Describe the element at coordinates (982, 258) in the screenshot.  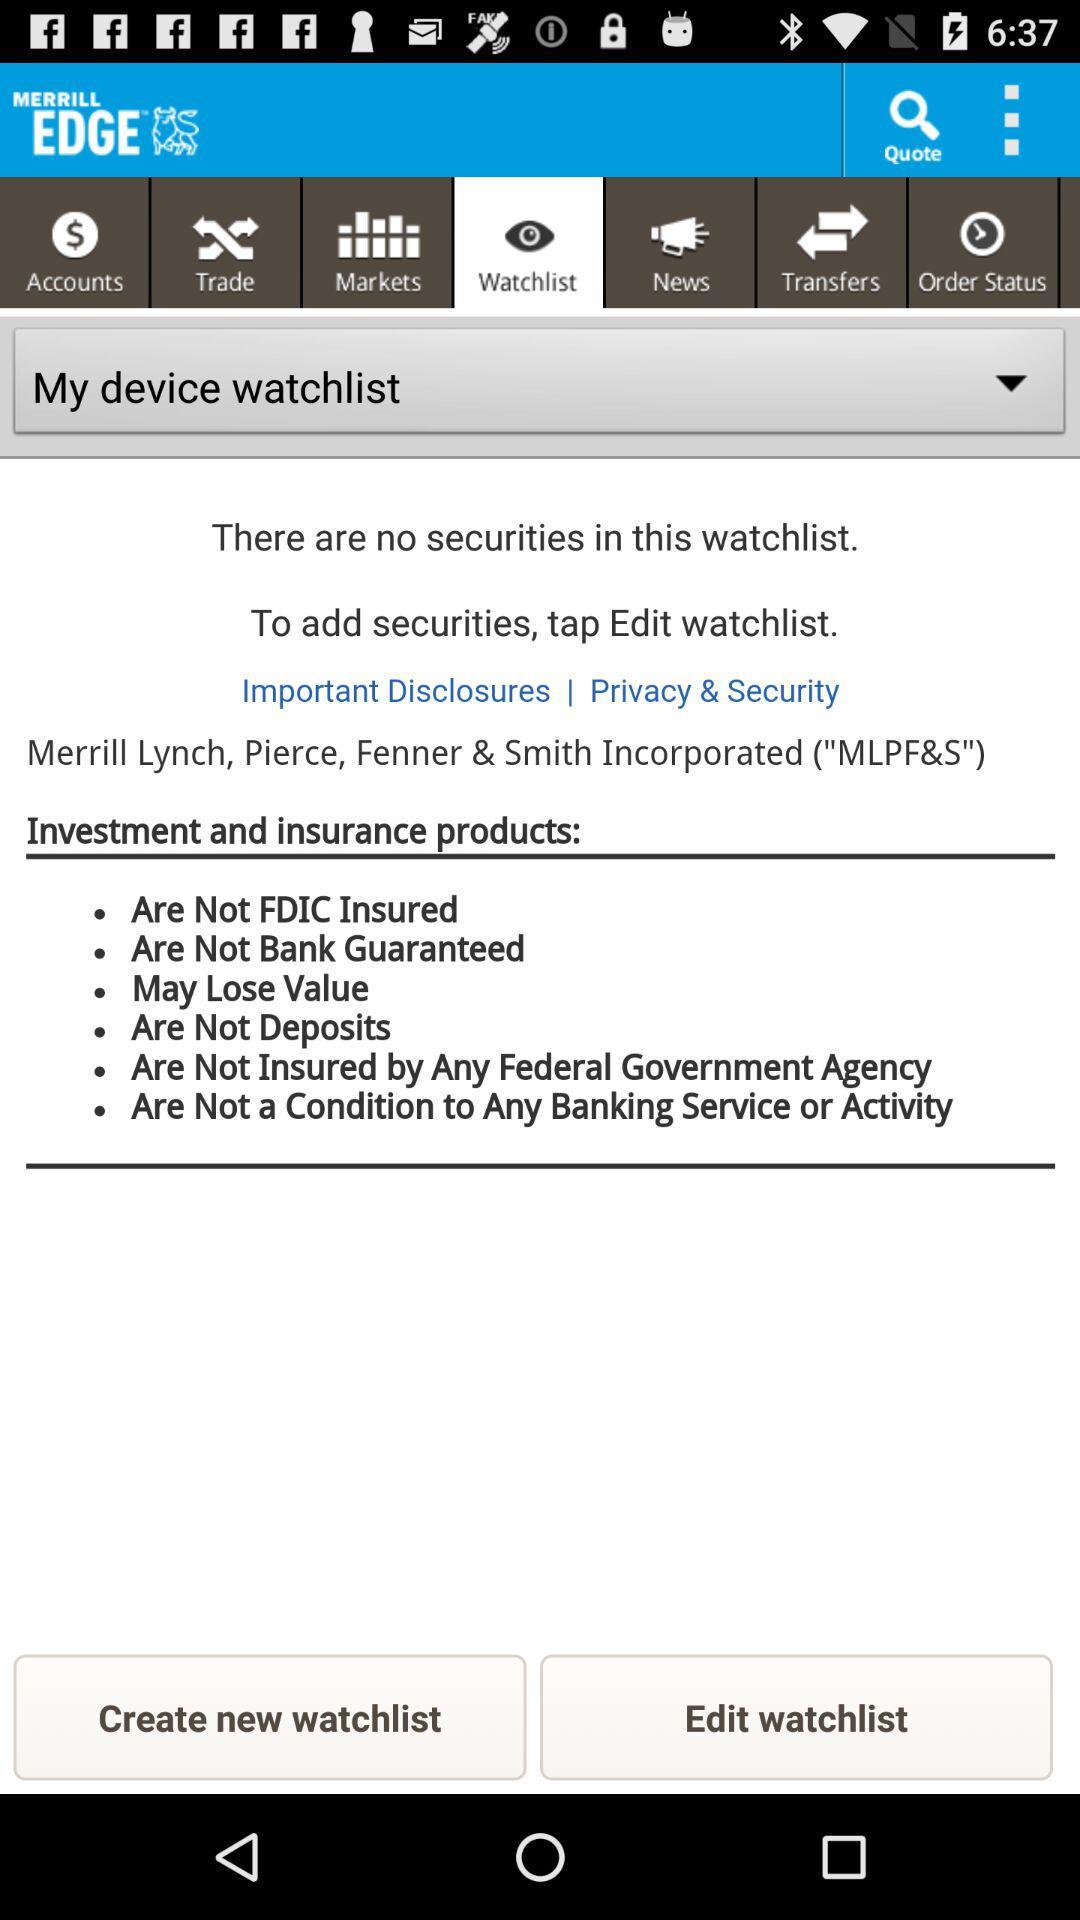
I see `the time icon` at that location.